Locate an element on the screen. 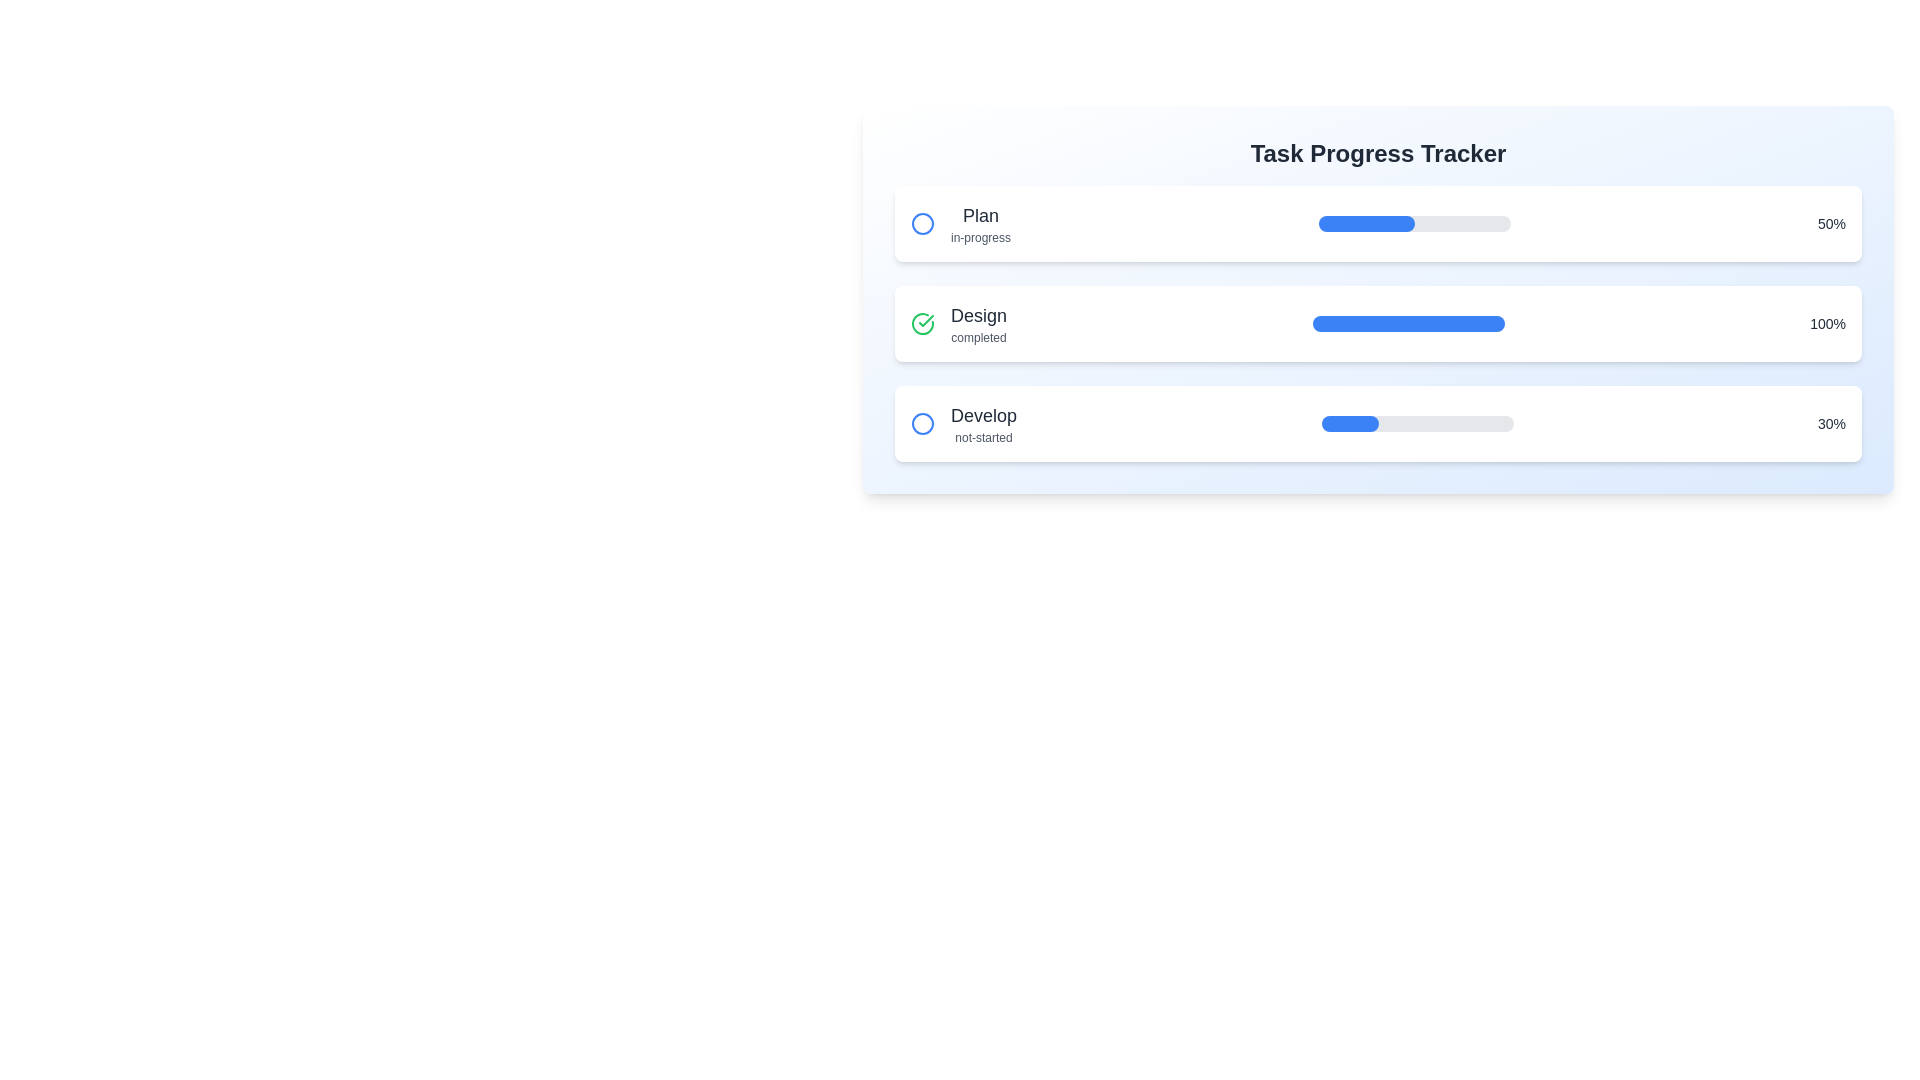 This screenshot has height=1080, width=1920. the Text Label Pair (Headline-Subheadline) that displays 'Plan' and 'in-progress' is located at coordinates (980, 223).